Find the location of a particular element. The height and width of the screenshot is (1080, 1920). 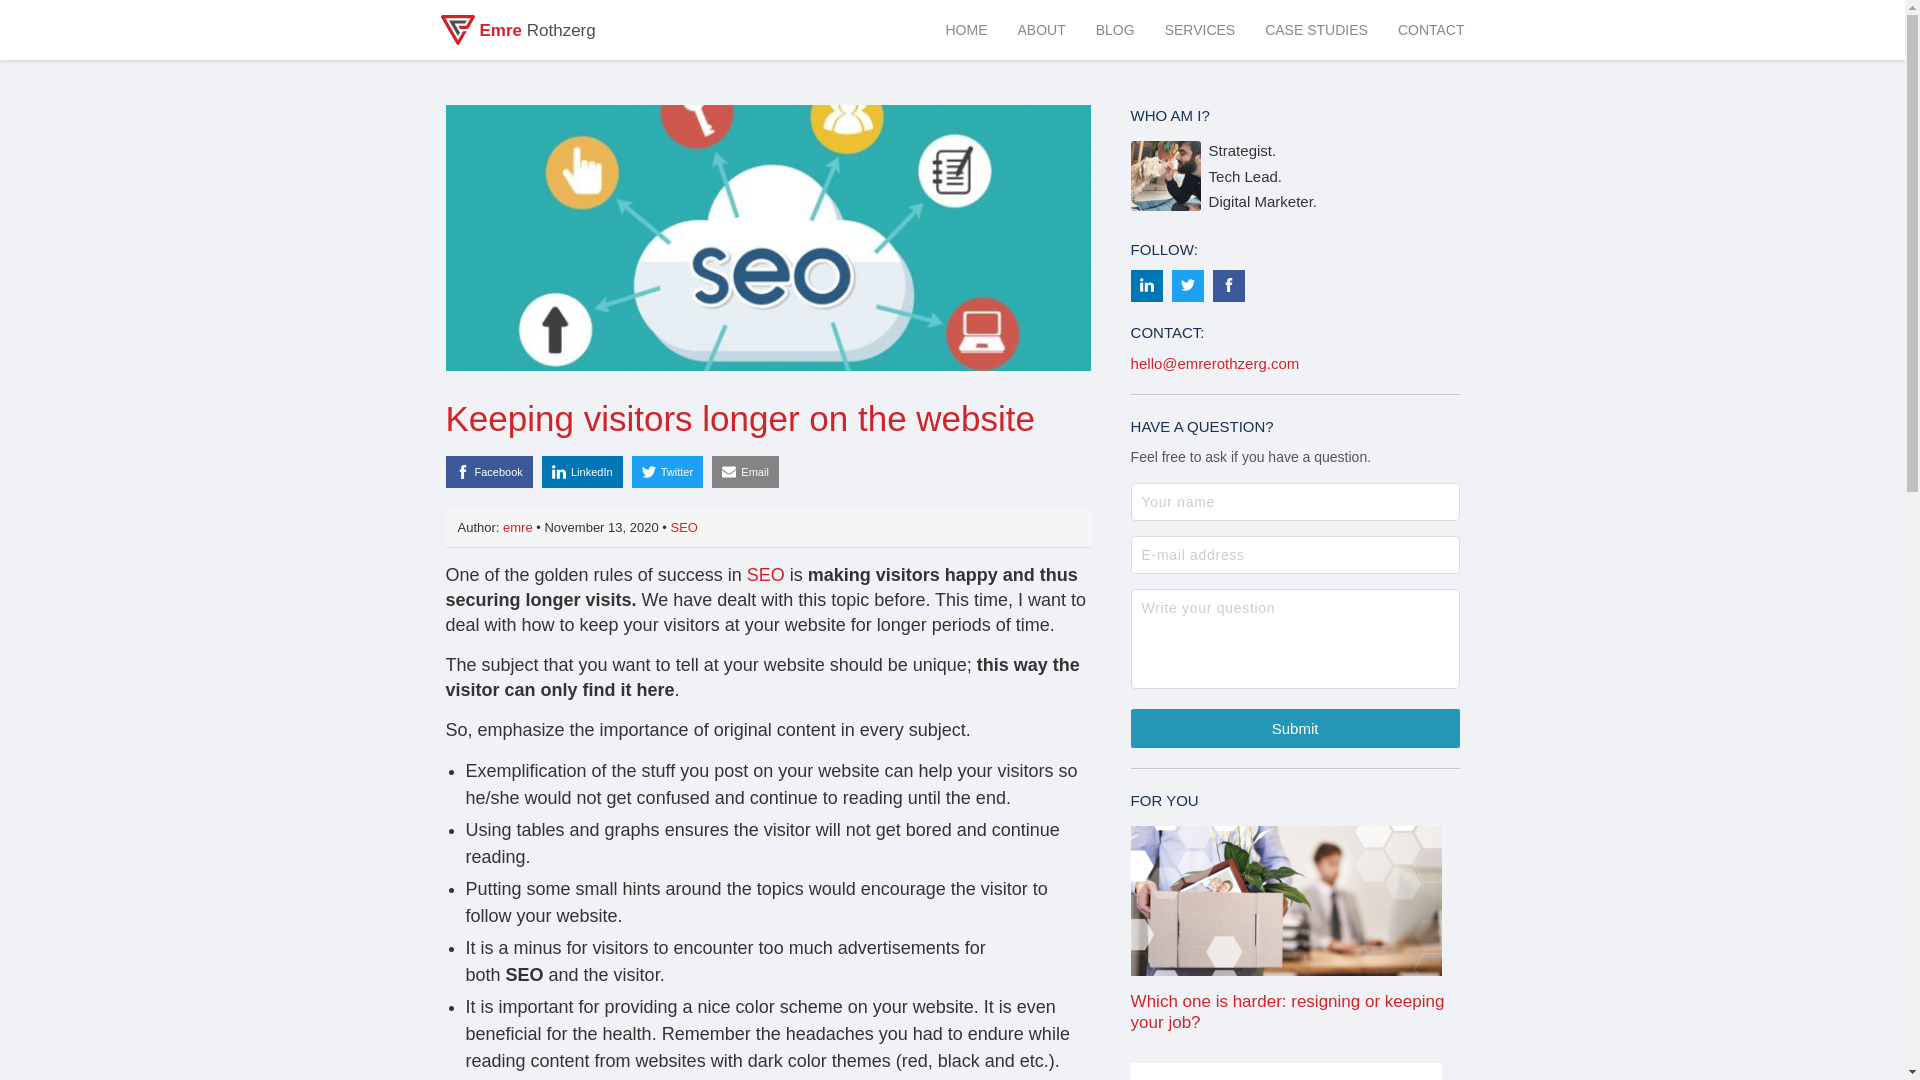

'Submit' is located at coordinates (1295, 728).